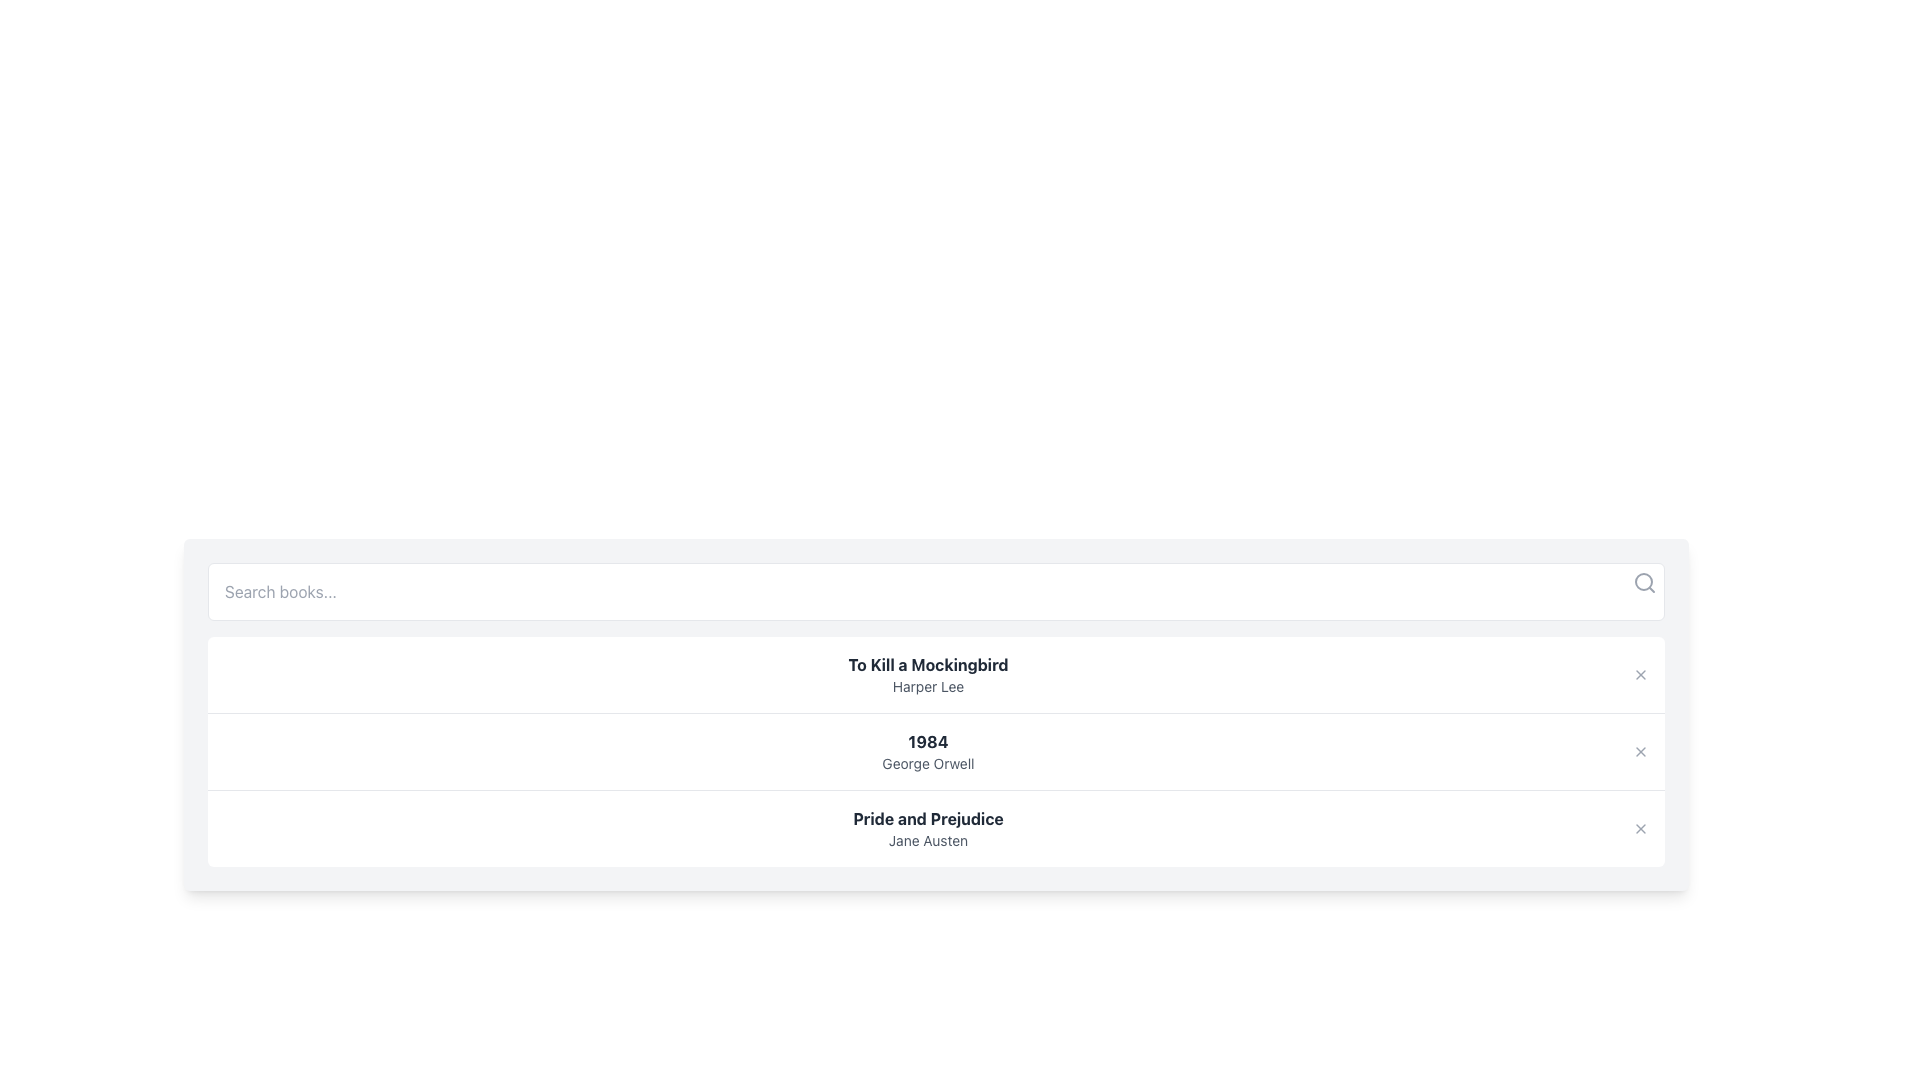  I want to click on the second list item in the book selection interface, so click(927, 752).